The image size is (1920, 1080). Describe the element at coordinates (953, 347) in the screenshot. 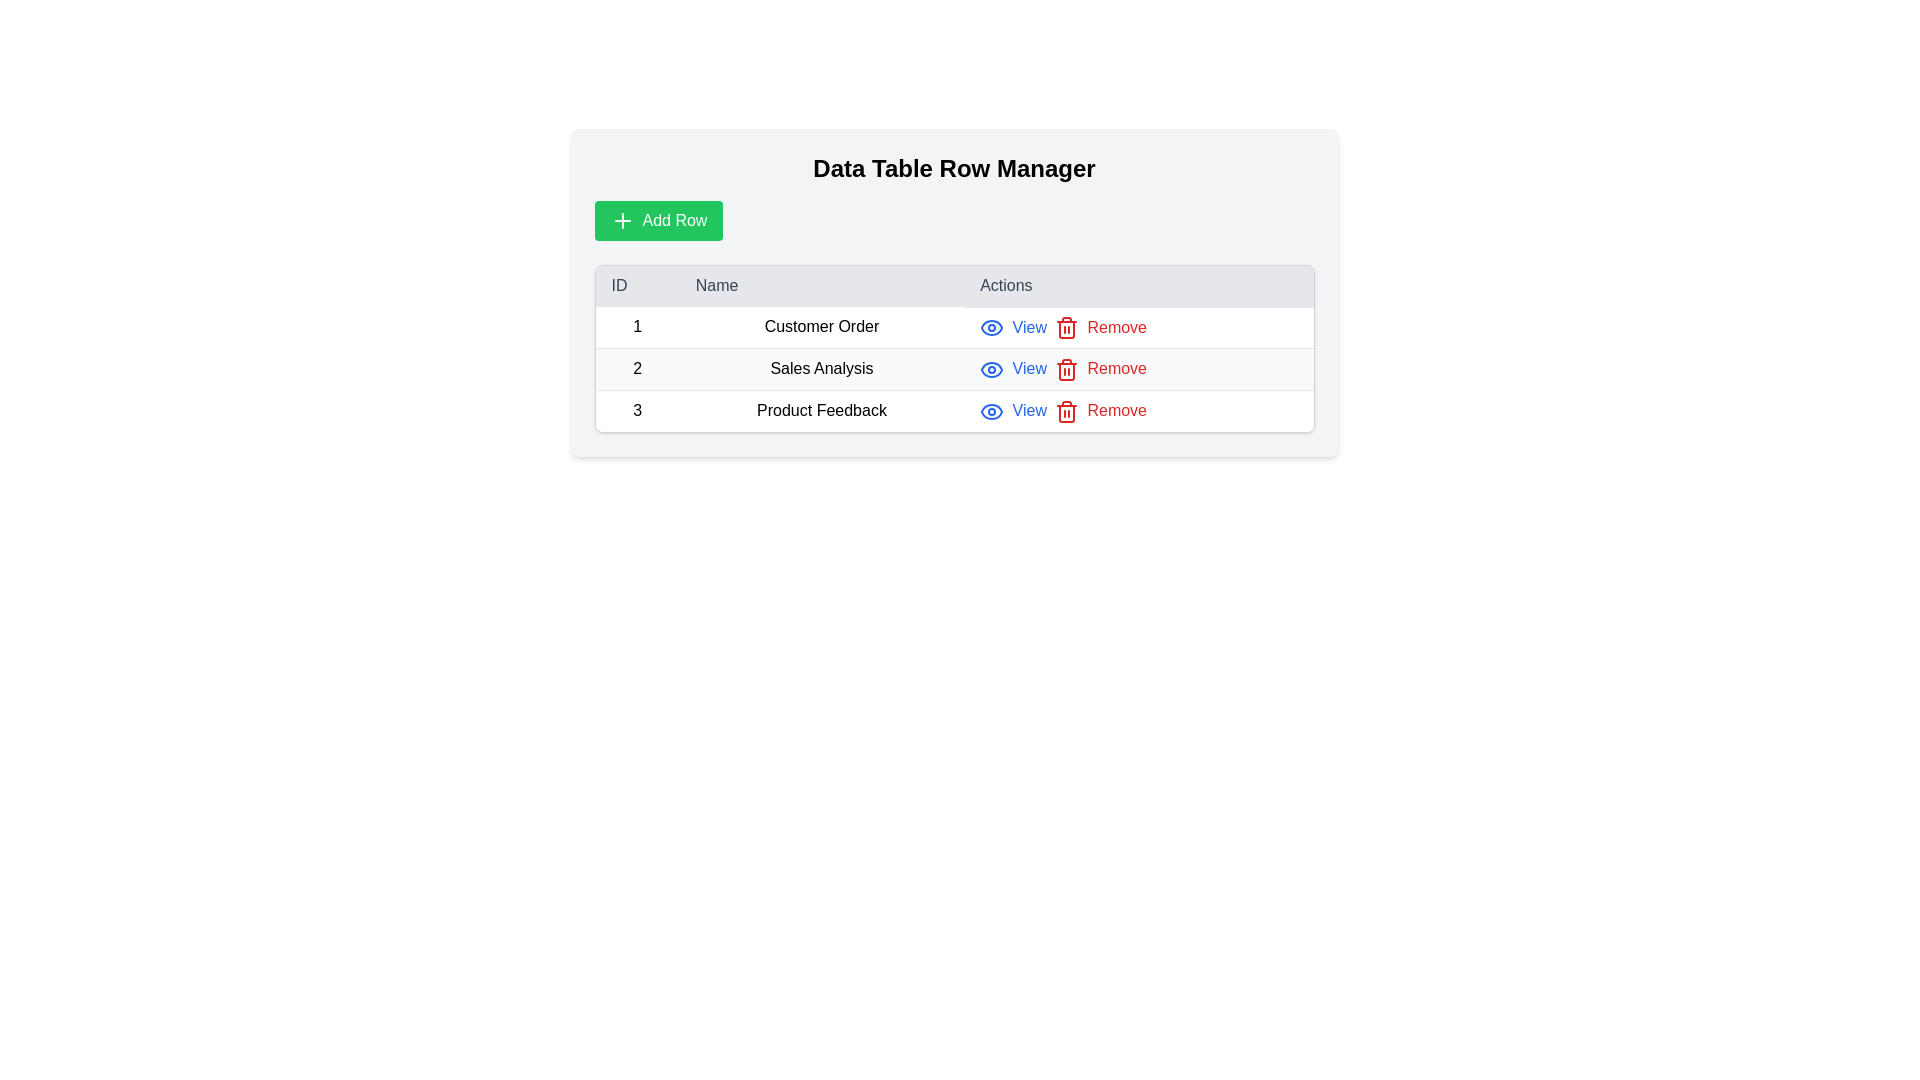

I see `the 'View' button located within the Data Table Row Manager interface` at that location.